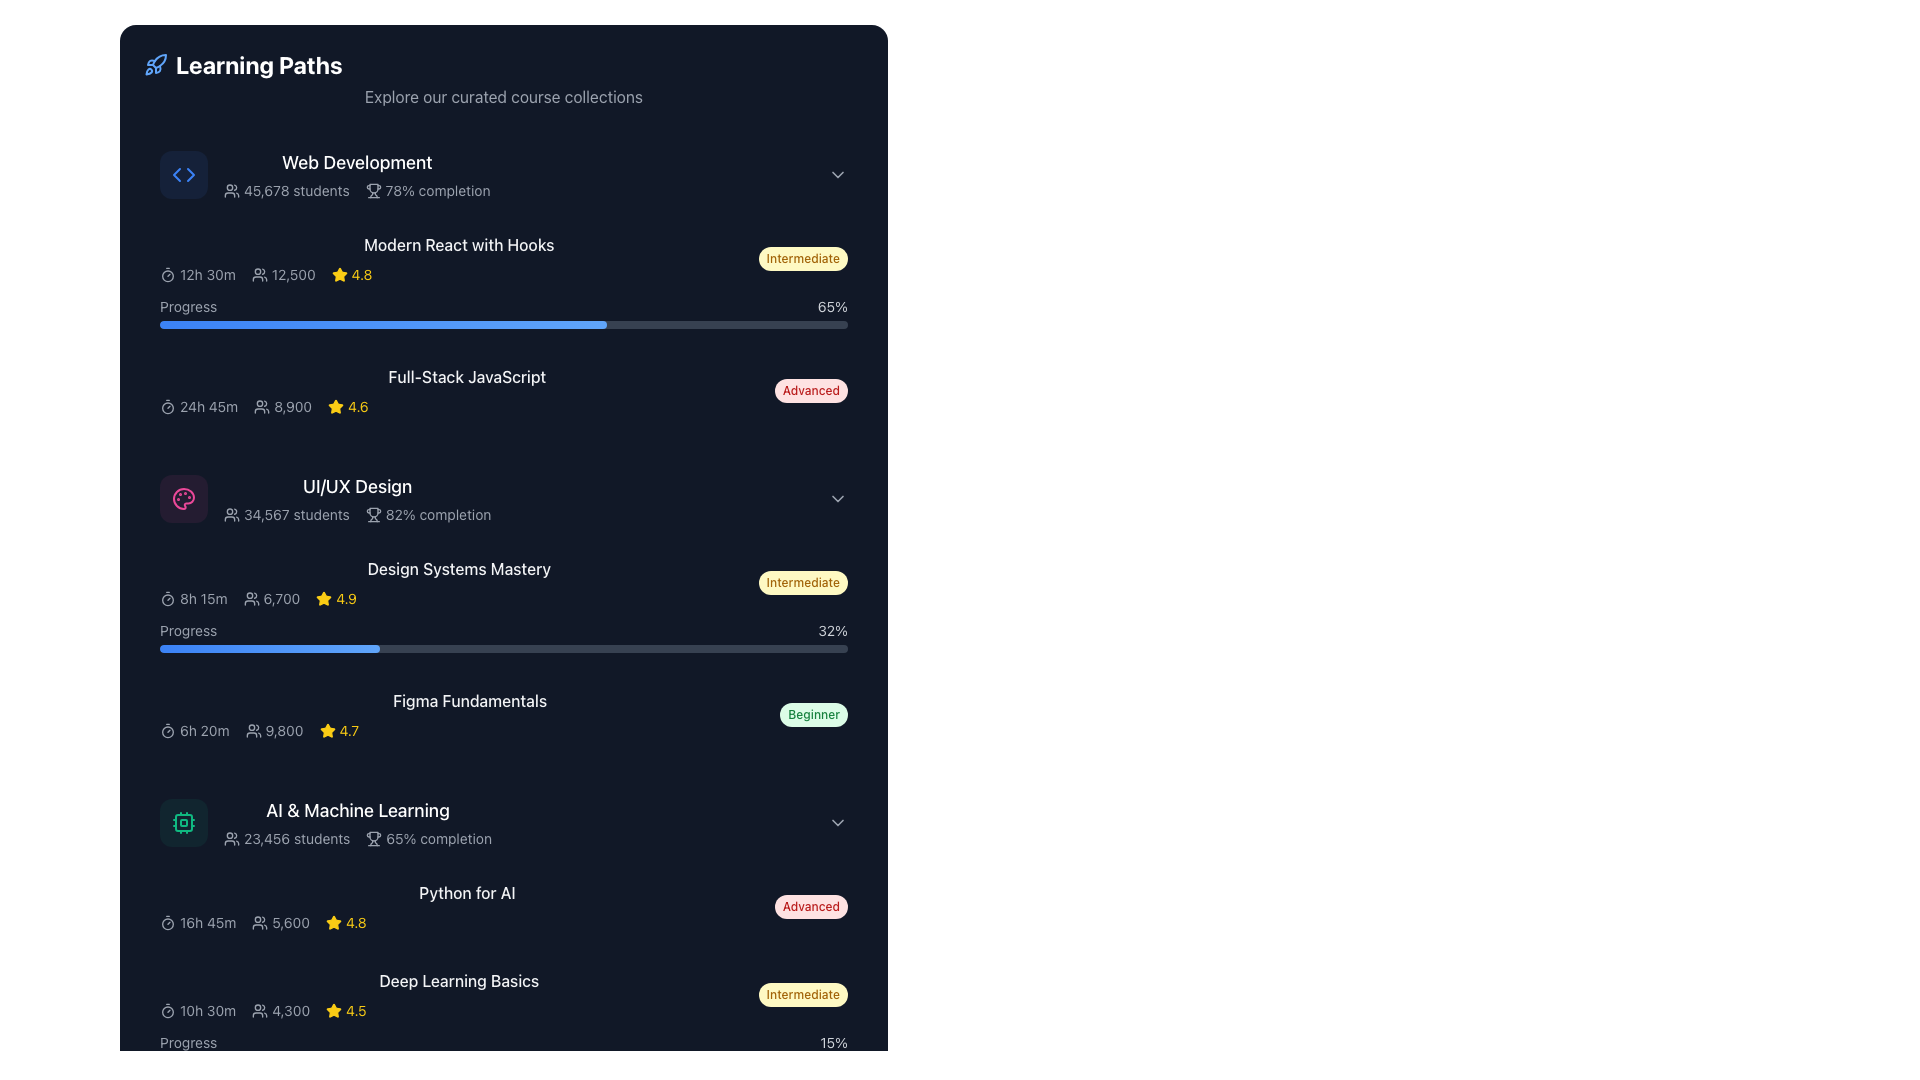  What do you see at coordinates (346, 597) in the screenshot?
I see `the text label displaying the numerical value '4.9', which is part of the rating information for the 'Design Systems Mastery' course, located in the fourth row of the 'Learning Paths' section, aligned to the right of a star icon` at bounding box center [346, 597].